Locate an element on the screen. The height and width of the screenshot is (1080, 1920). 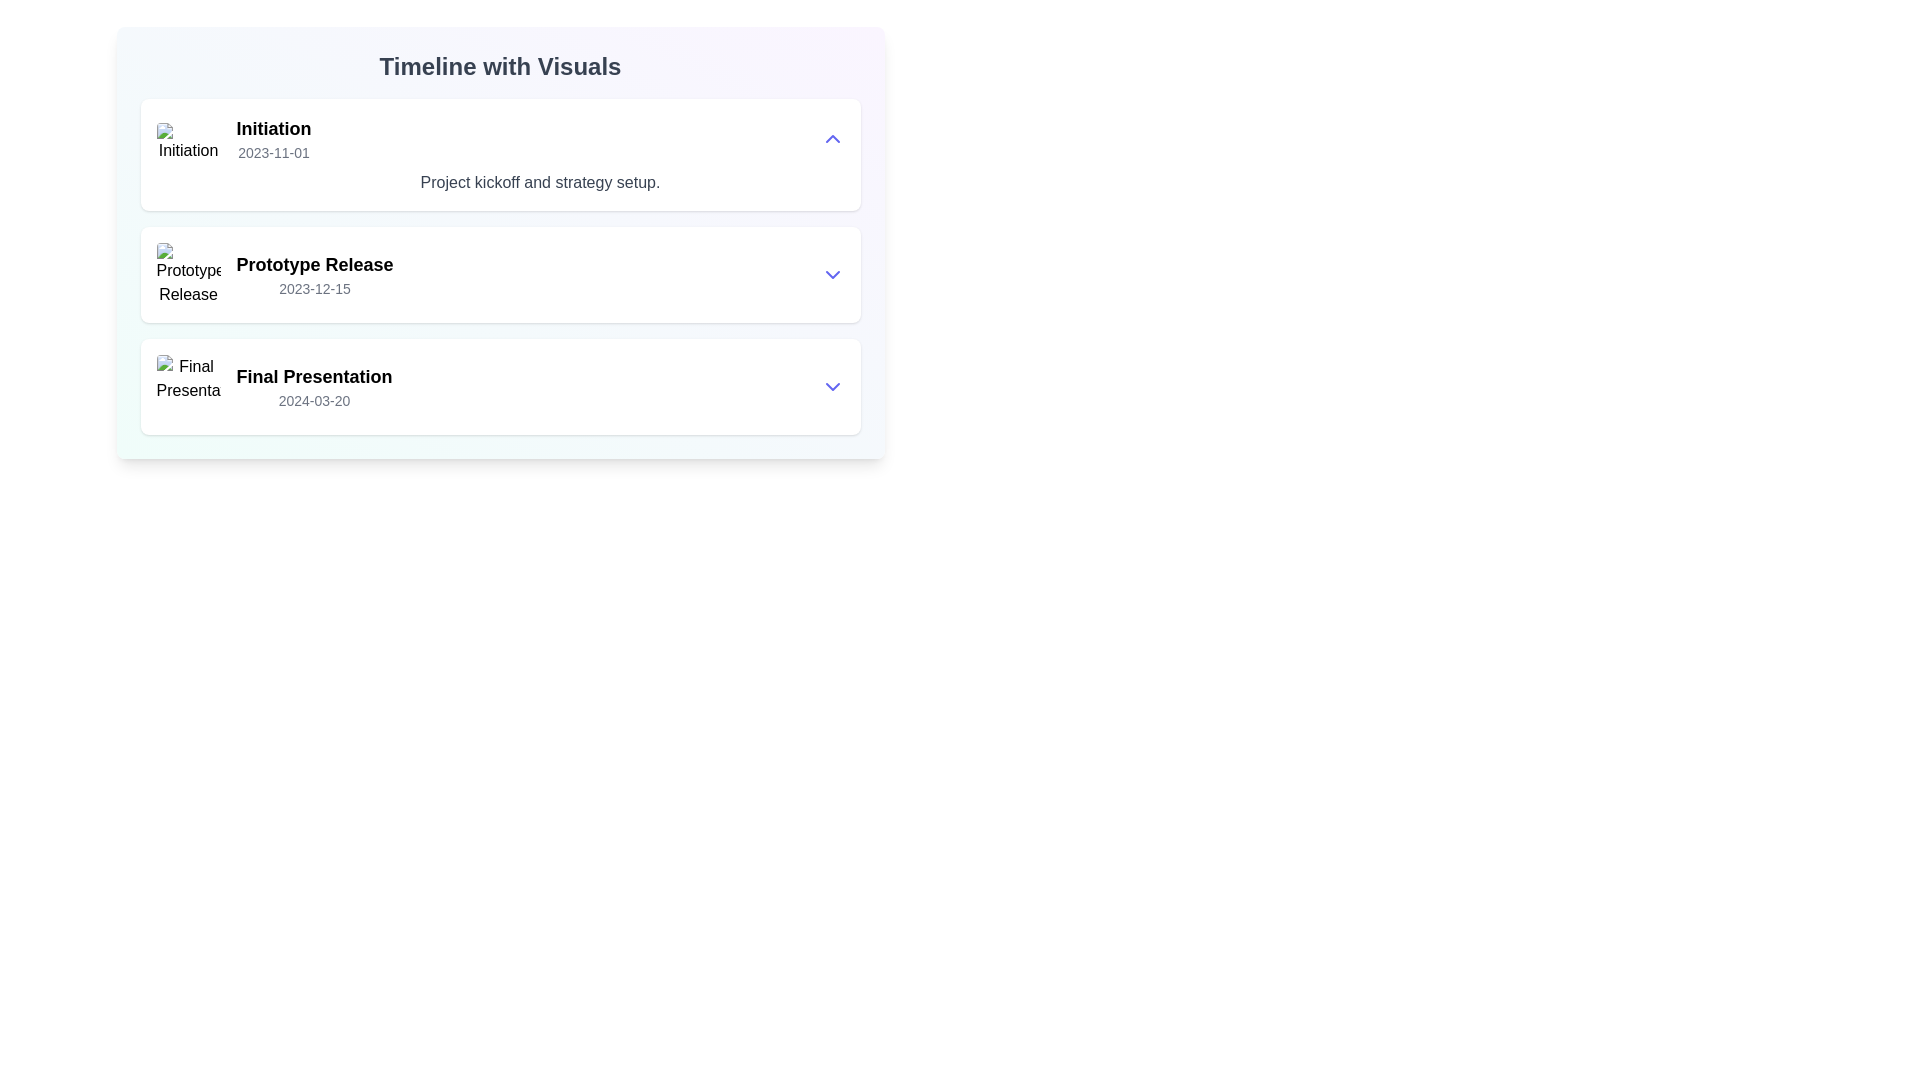
the 'Prototype Release' milestone timeline entry, which is the second entry in the vertical list of events within the timeline, located between 'Initiation' and 'Final Presentation' is located at coordinates (500, 265).